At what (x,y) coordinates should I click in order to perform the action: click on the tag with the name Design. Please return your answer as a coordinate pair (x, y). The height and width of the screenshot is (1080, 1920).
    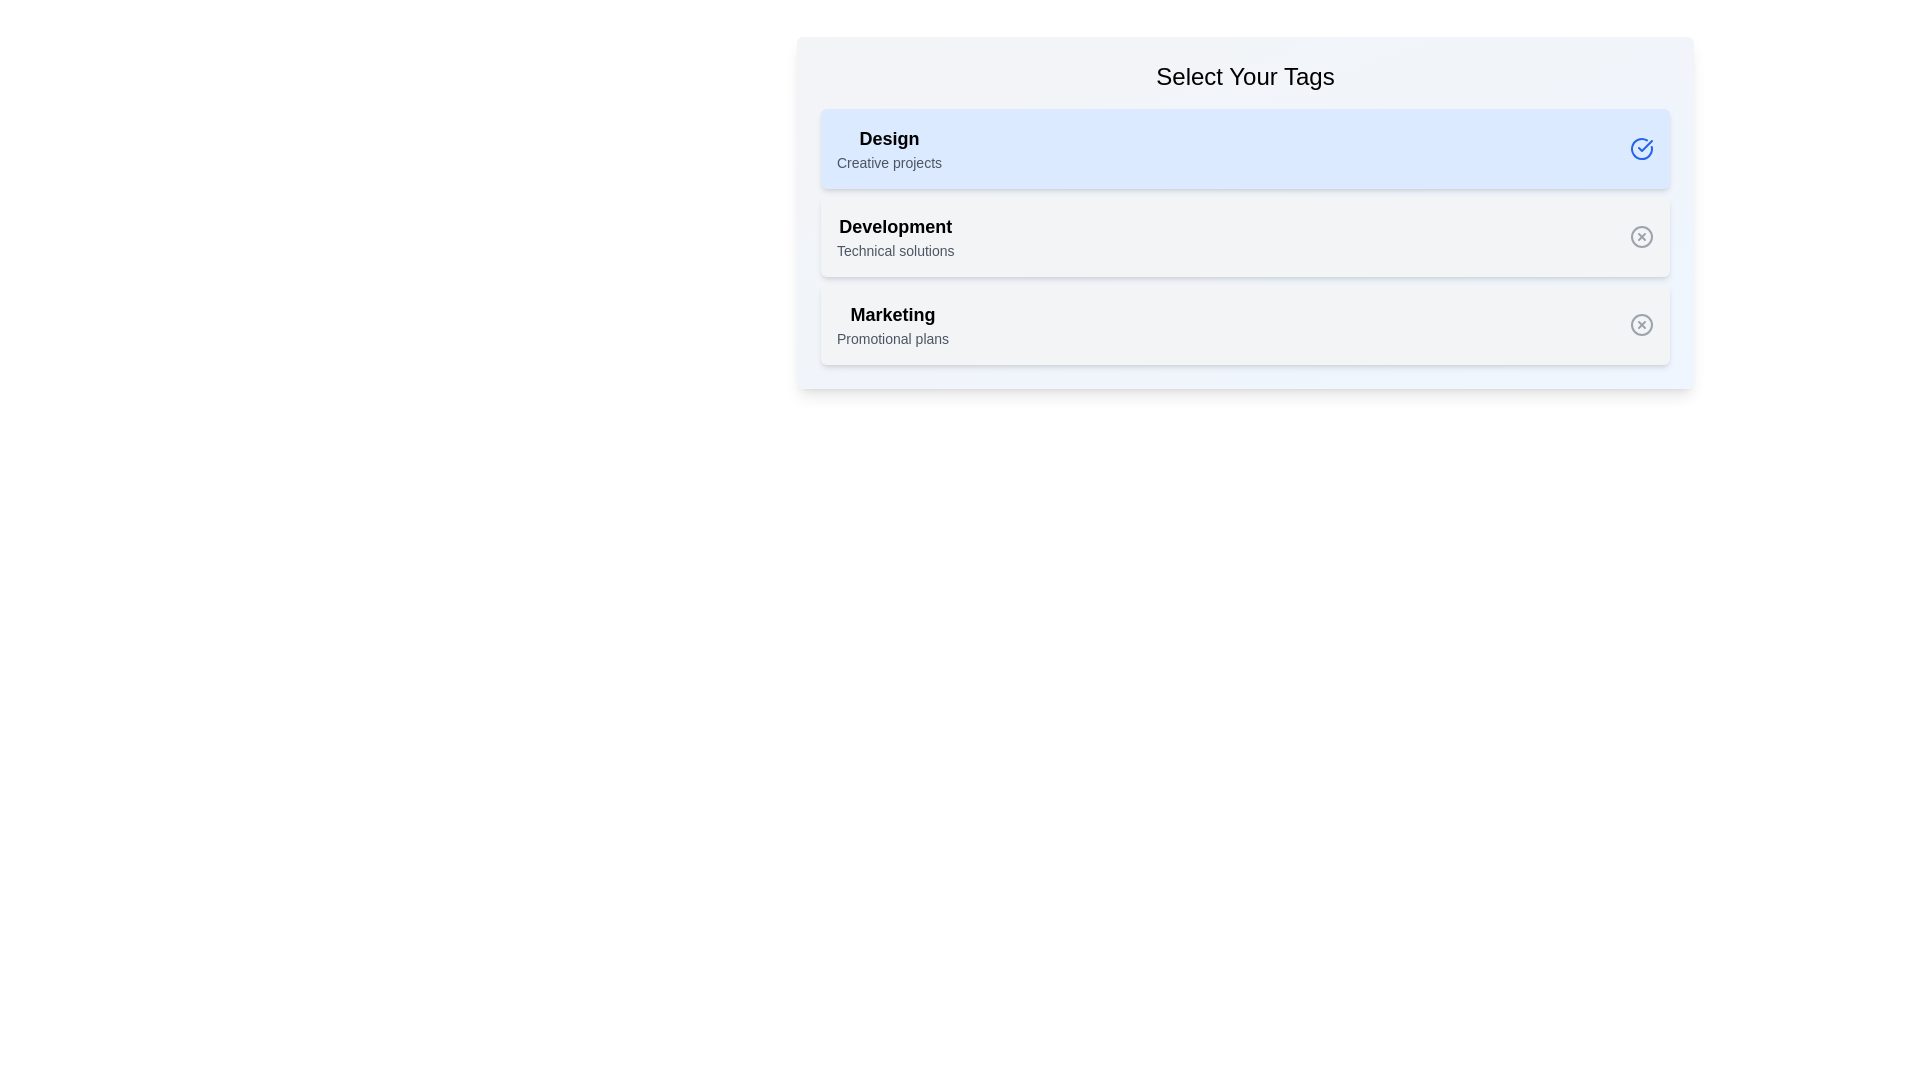
    Looking at the image, I should click on (888, 148).